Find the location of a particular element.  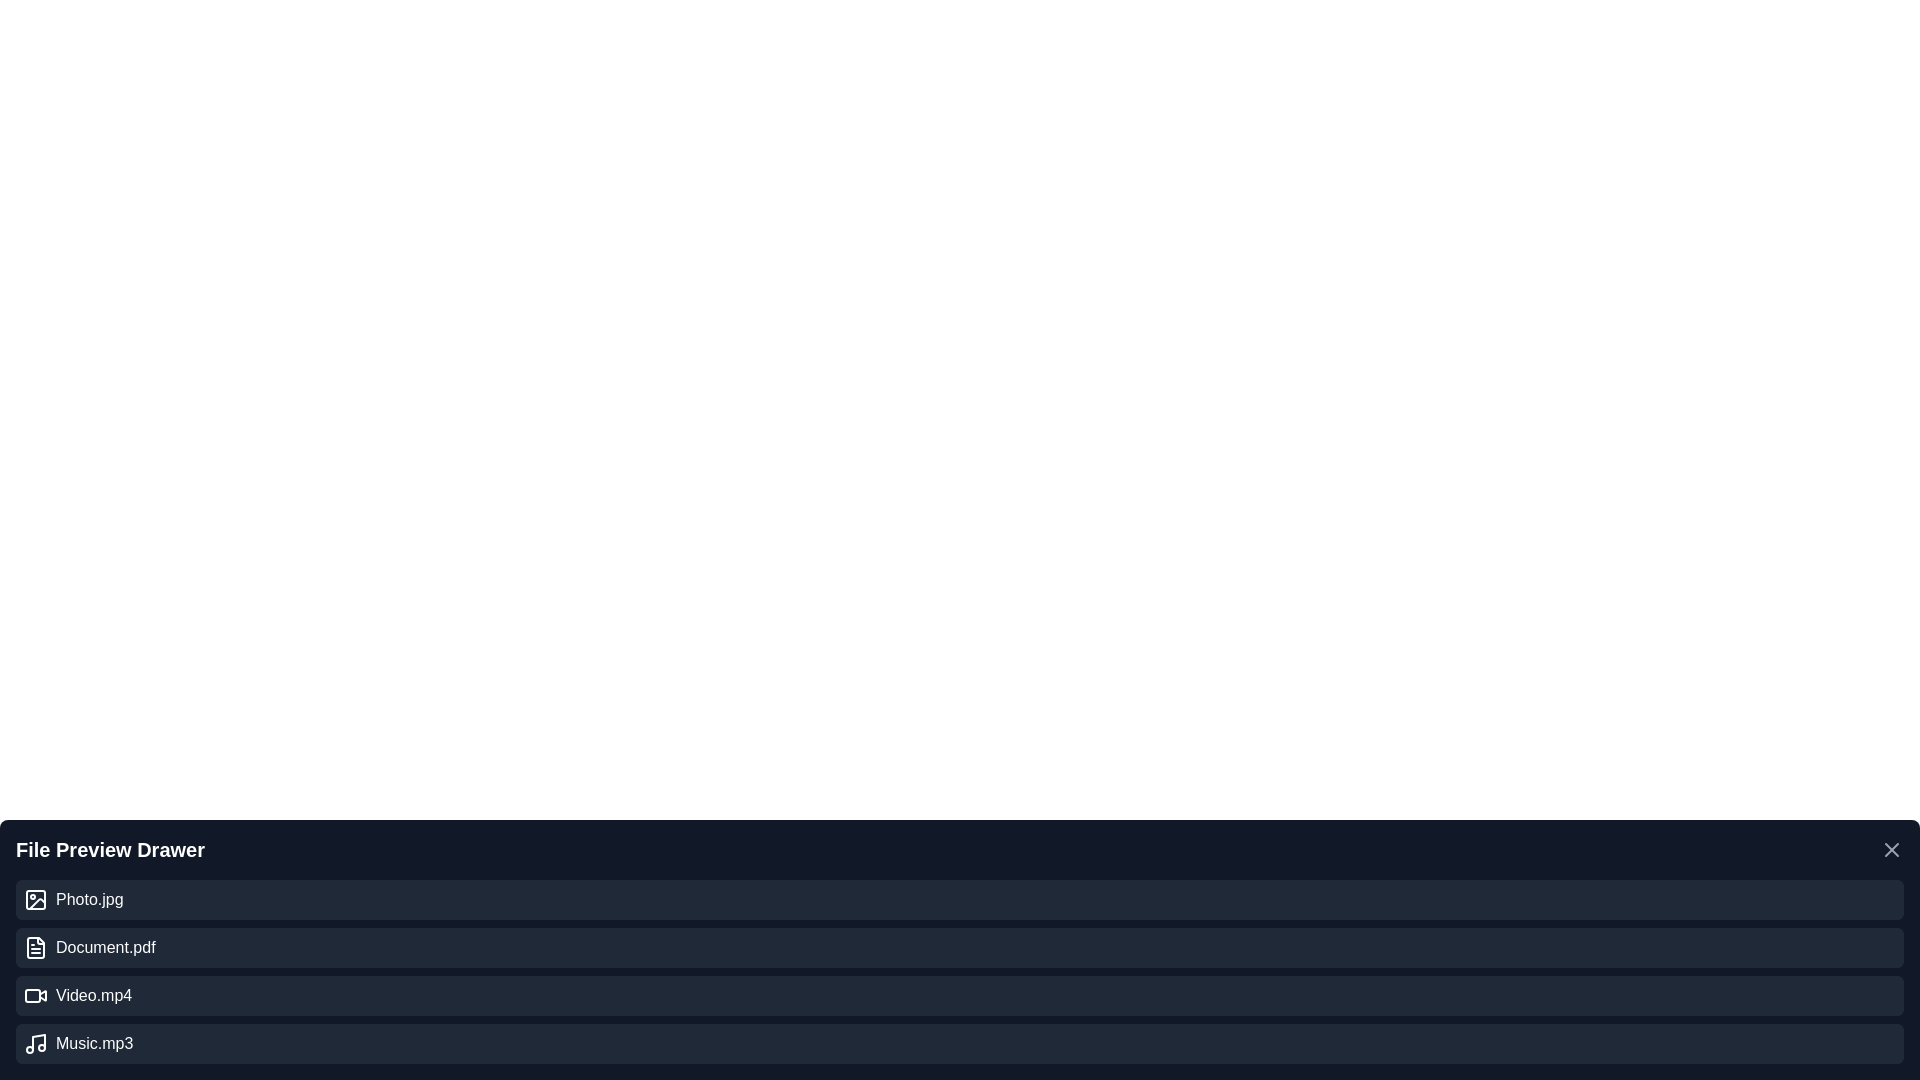

the second list item is located at coordinates (960, 947).